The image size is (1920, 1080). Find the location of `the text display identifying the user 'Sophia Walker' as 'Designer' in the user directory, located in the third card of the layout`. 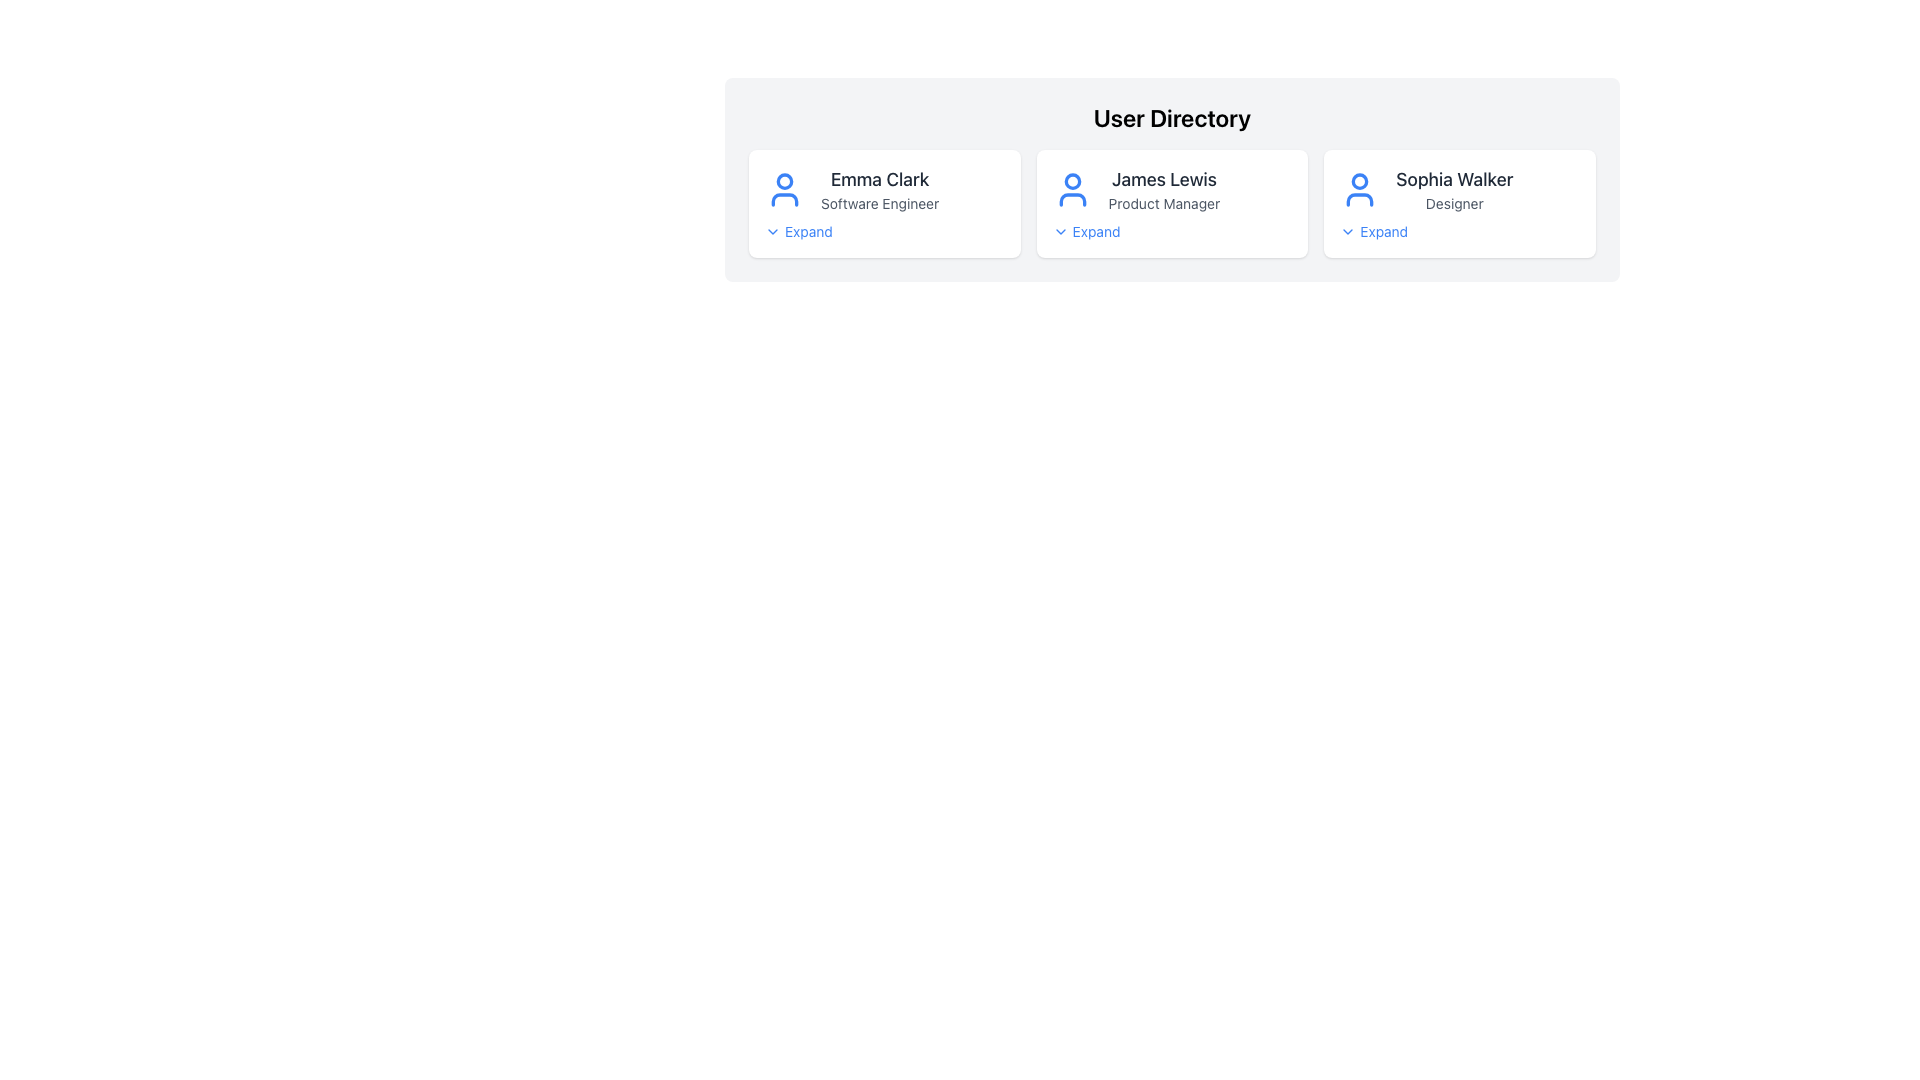

the text display identifying the user 'Sophia Walker' as 'Designer' in the user directory, located in the third card of the layout is located at coordinates (1454, 189).